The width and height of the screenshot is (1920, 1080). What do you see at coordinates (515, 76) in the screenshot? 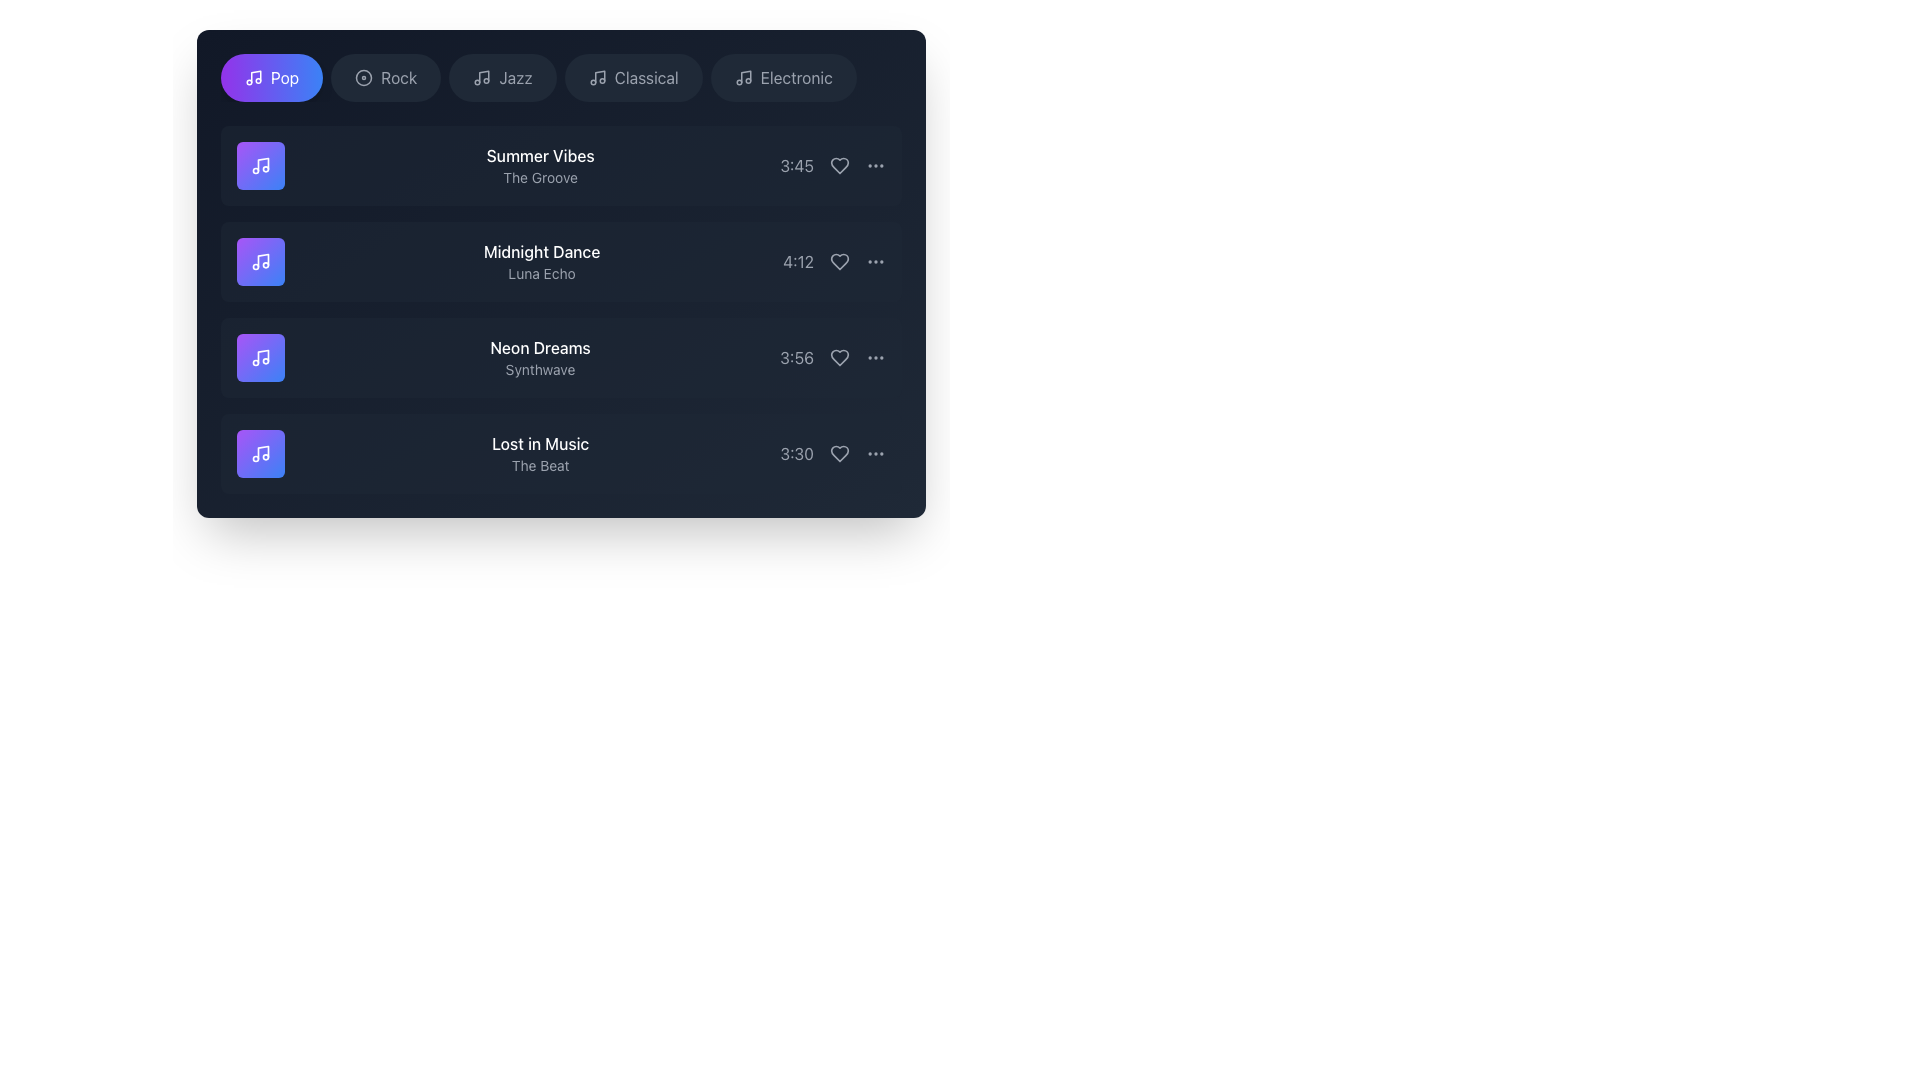
I see `the 'Jazz' category selection button, which features bold light gray text on a dark gray background, located between the 'Rock' and 'Classical' buttons` at bounding box center [515, 76].